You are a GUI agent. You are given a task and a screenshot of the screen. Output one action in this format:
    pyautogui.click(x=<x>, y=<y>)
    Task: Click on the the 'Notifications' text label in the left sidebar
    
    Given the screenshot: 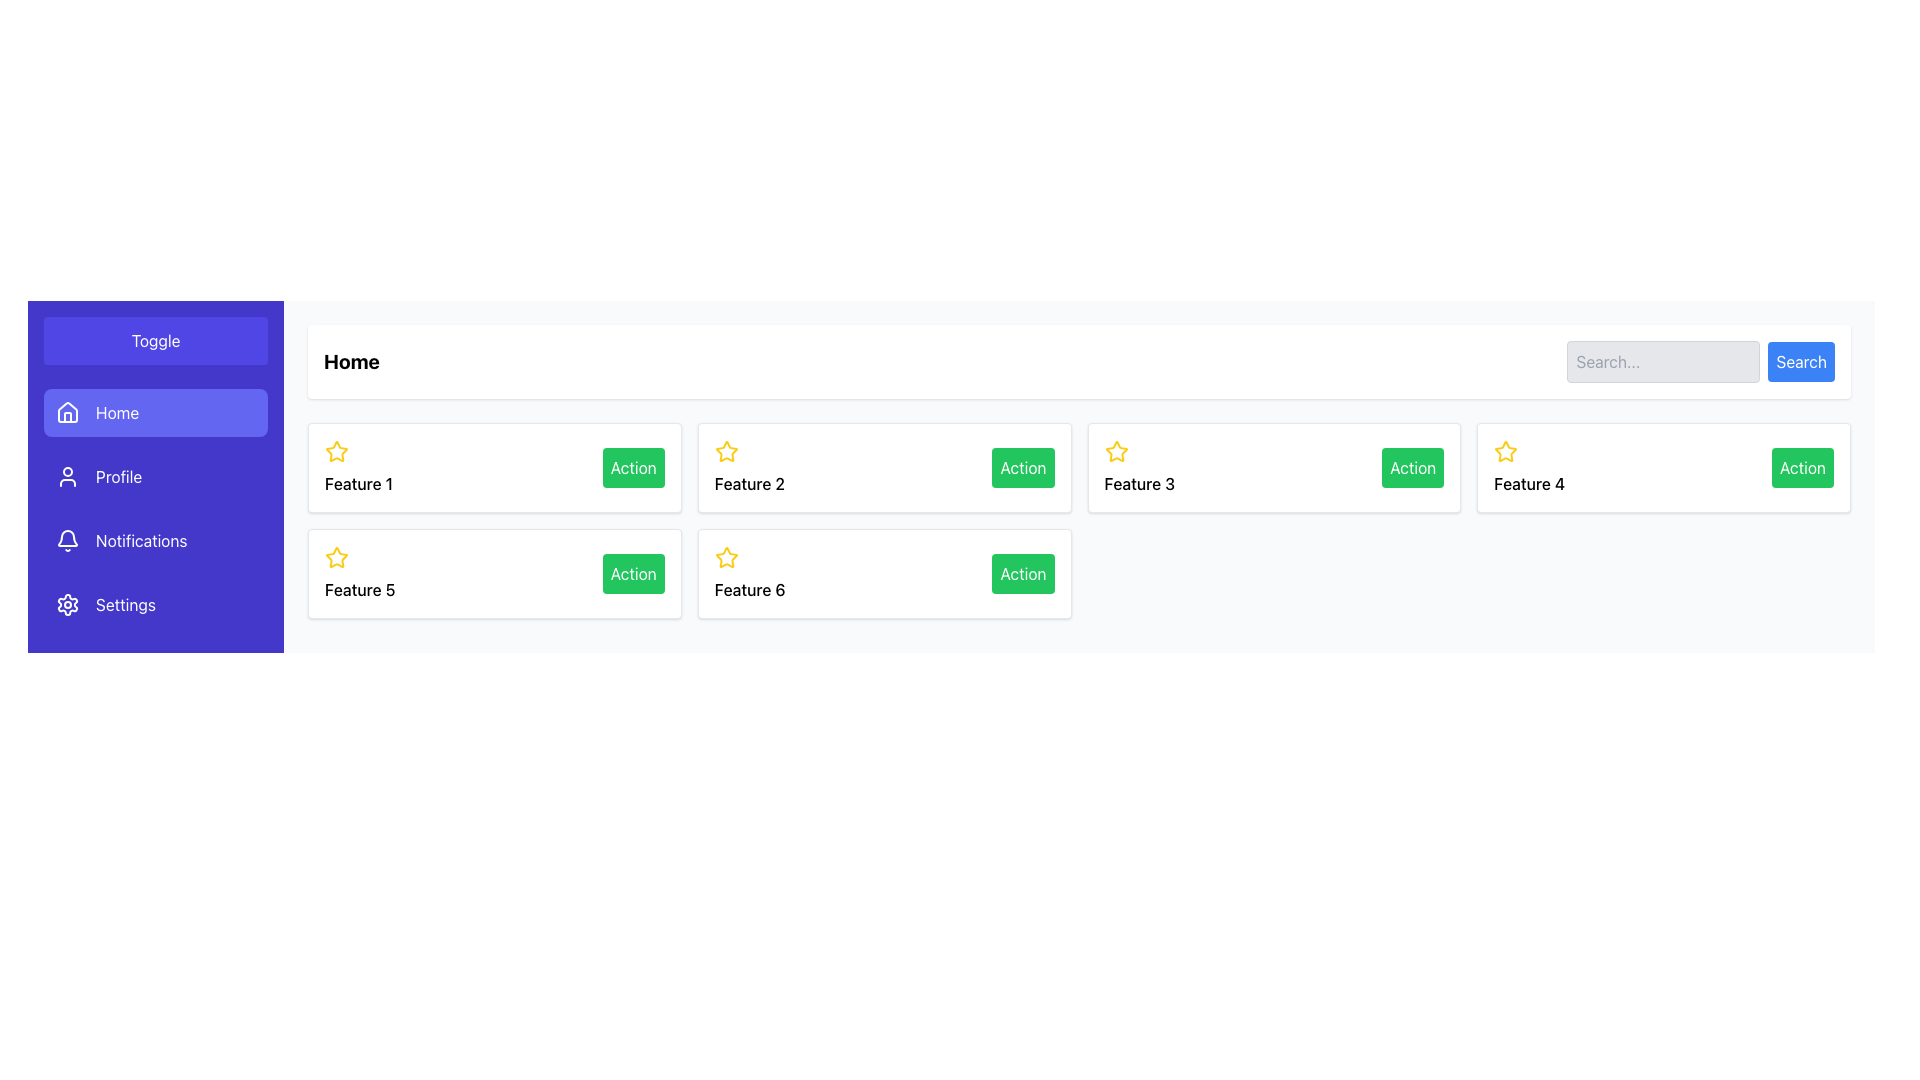 What is the action you would take?
    pyautogui.click(x=140, y=540)
    